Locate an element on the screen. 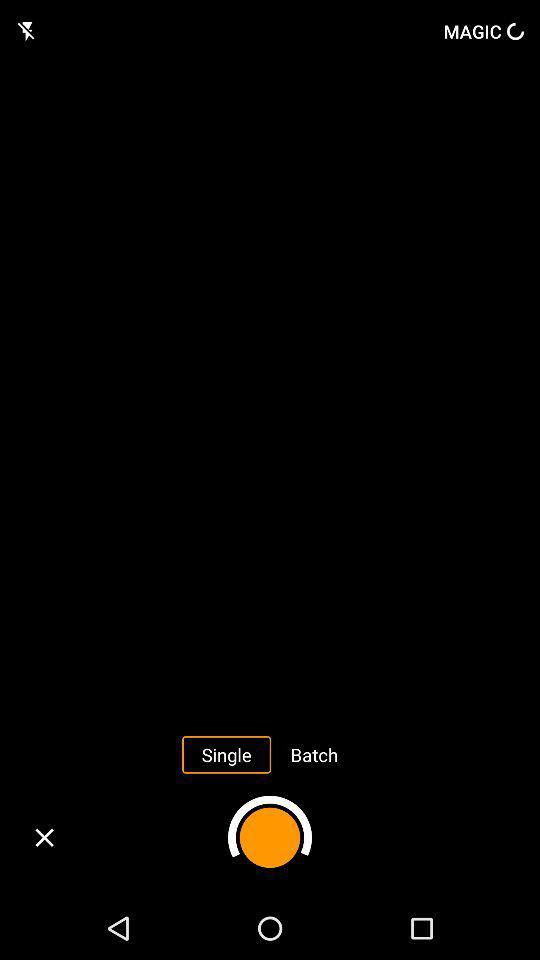 The height and width of the screenshot is (960, 540). magic is located at coordinates (482, 30).